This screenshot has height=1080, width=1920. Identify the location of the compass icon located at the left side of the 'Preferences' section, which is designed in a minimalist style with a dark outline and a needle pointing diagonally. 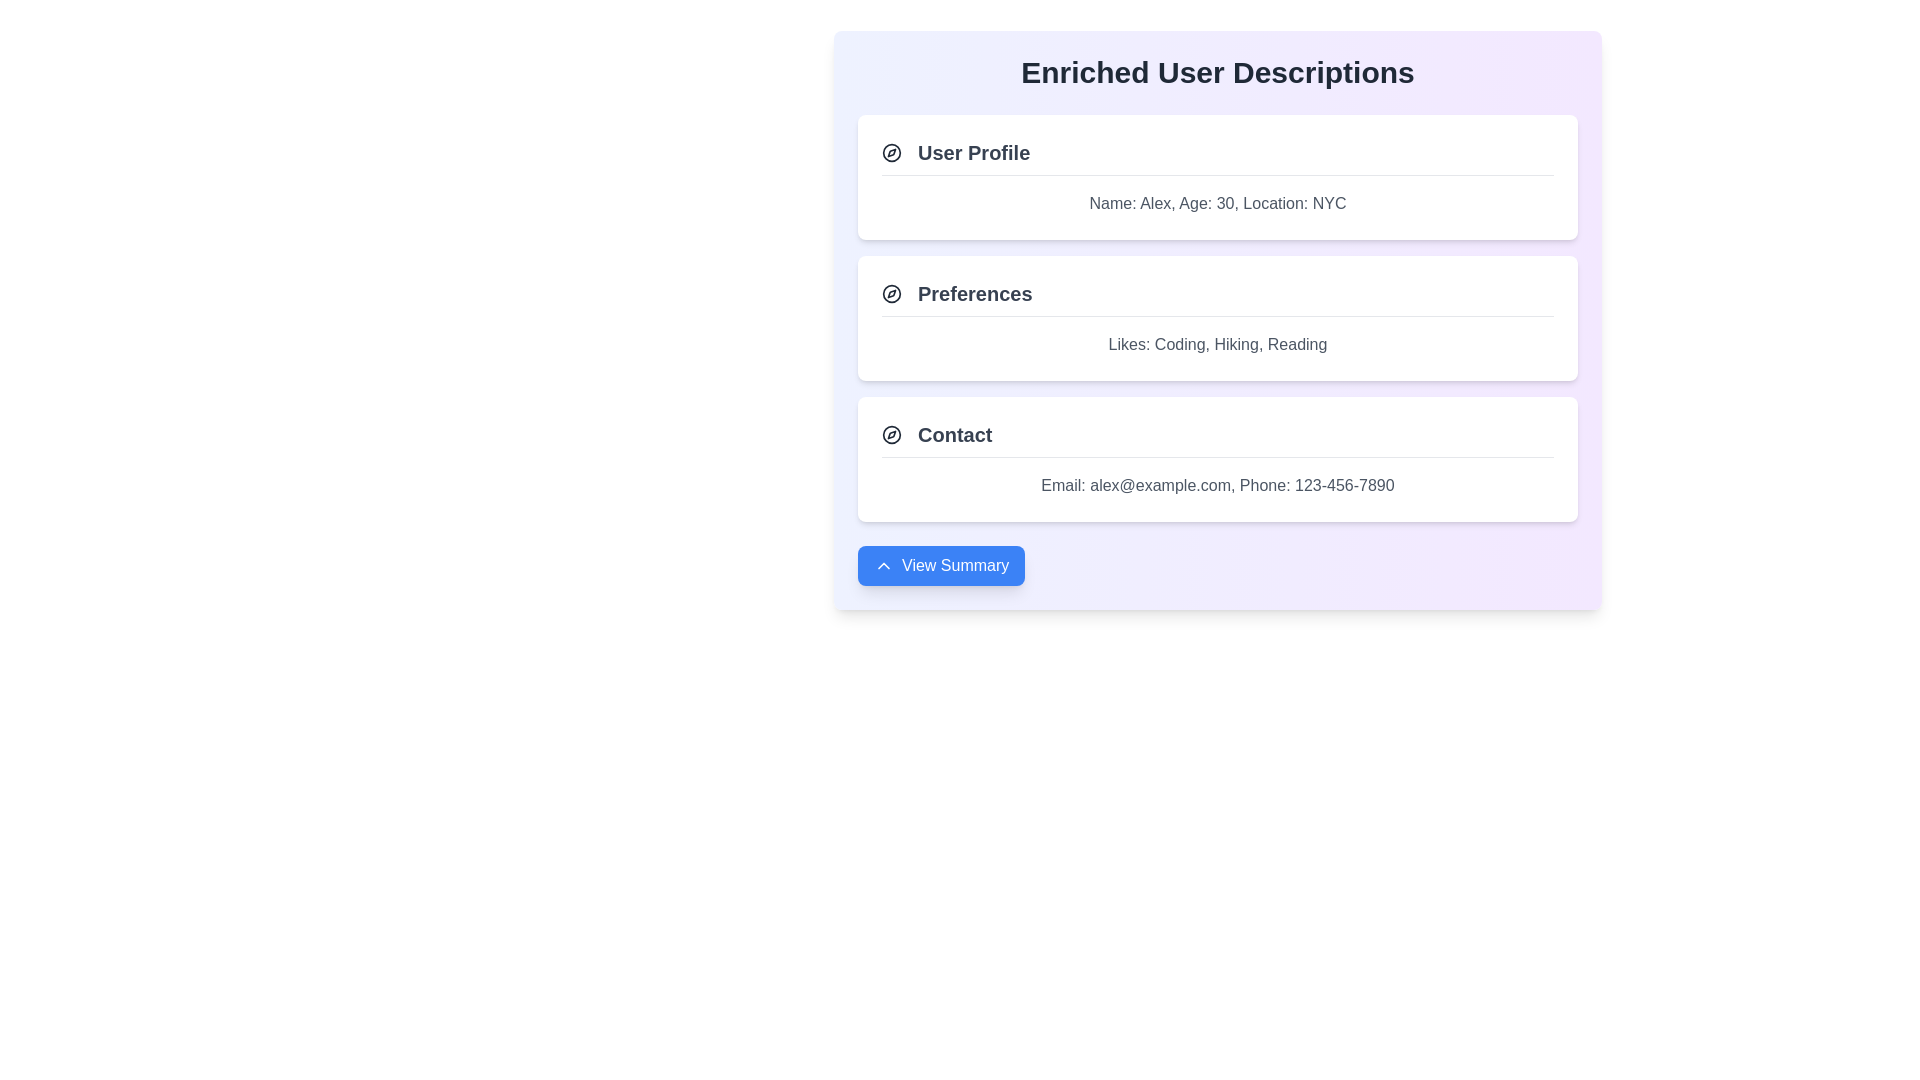
(891, 293).